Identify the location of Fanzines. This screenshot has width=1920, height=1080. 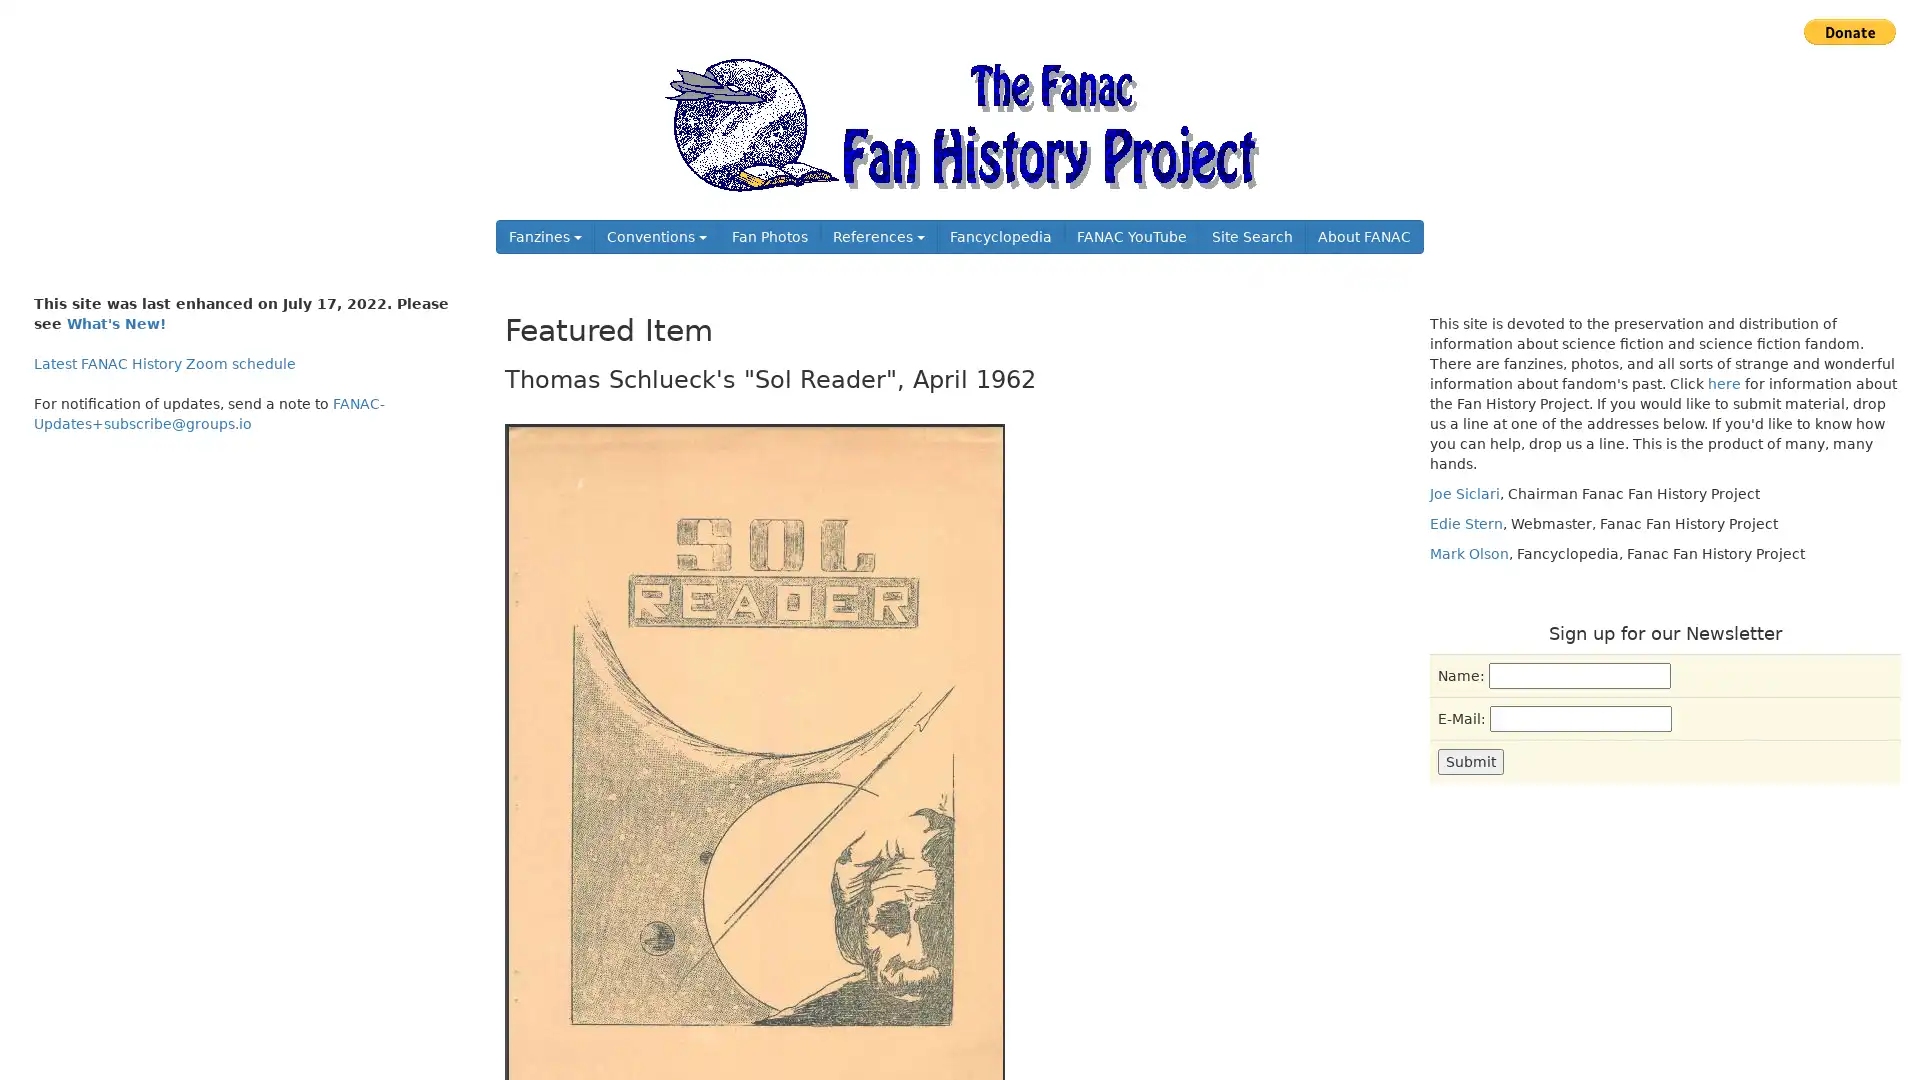
(545, 235).